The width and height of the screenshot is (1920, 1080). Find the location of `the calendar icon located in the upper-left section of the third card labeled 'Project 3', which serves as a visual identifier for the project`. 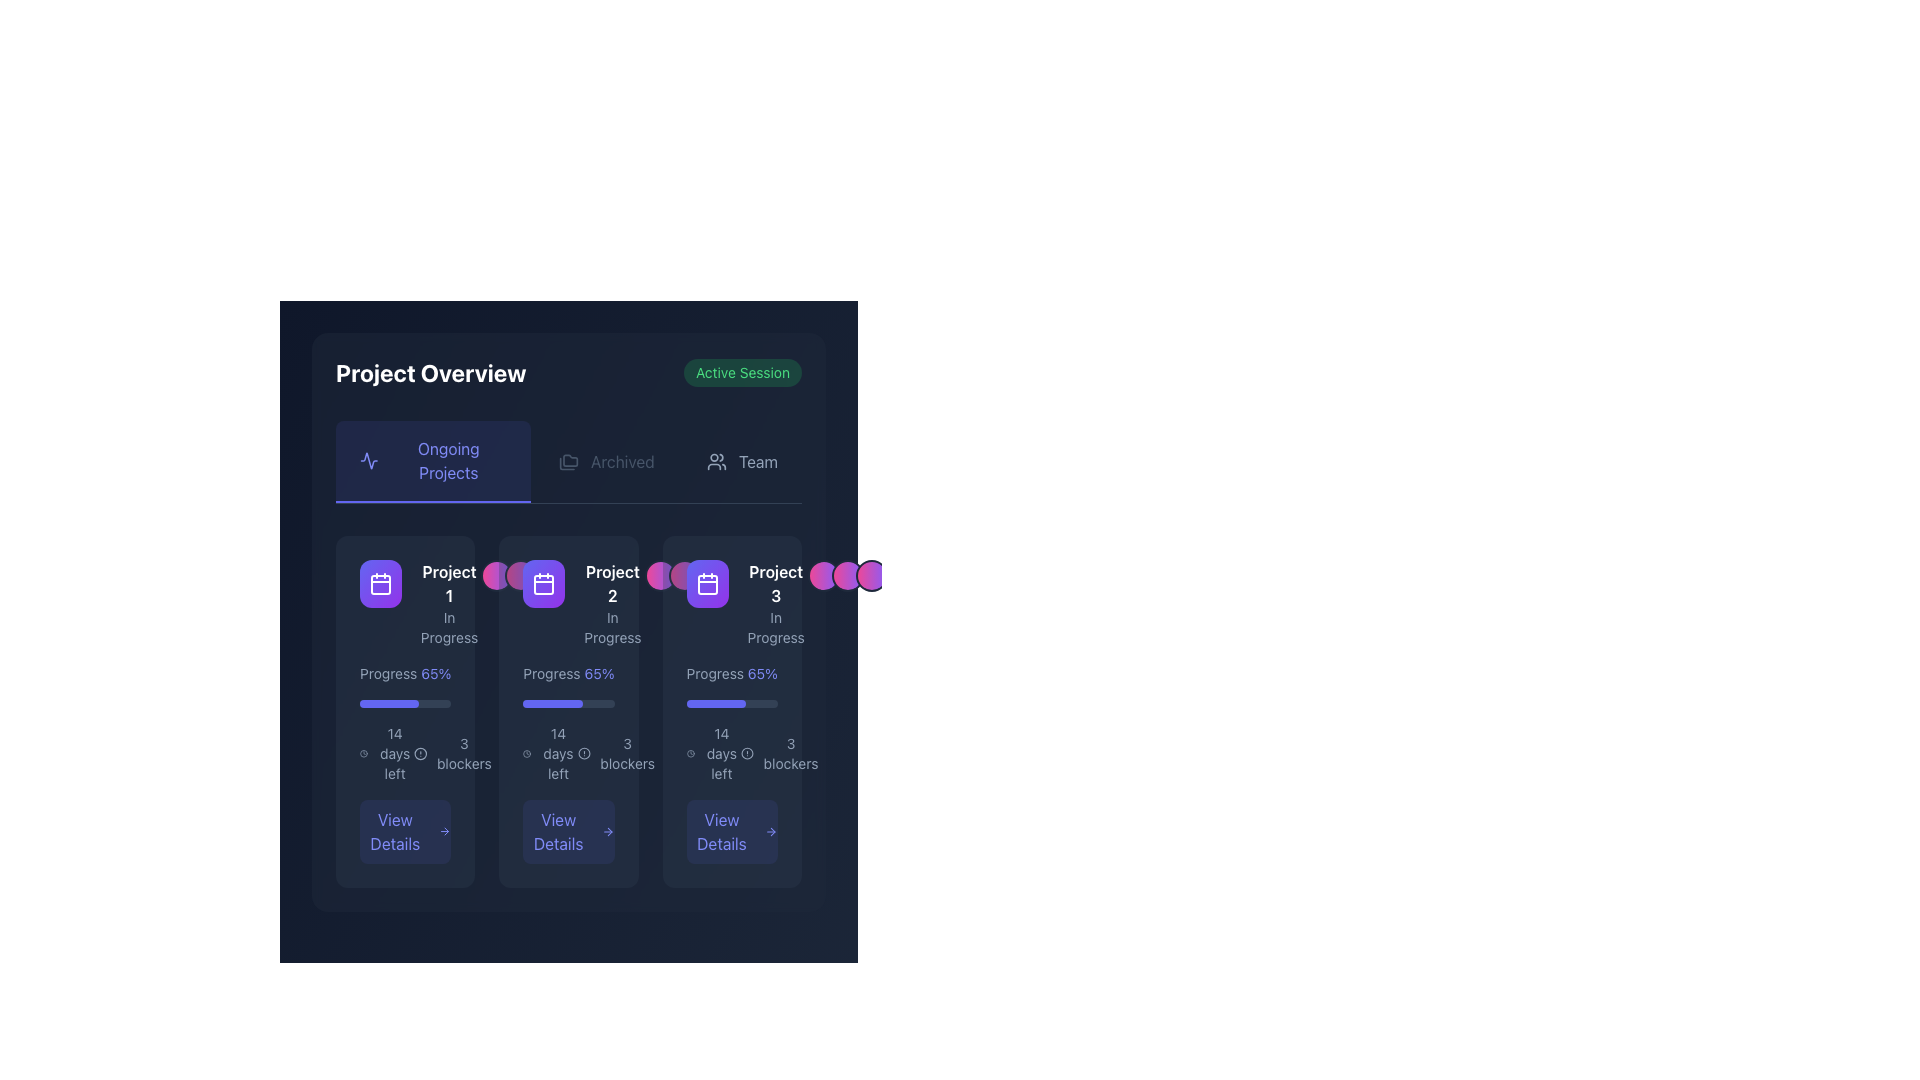

the calendar icon located in the upper-left section of the third card labeled 'Project 3', which serves as a visual identifier for the project is located at coordinates (380, 583).